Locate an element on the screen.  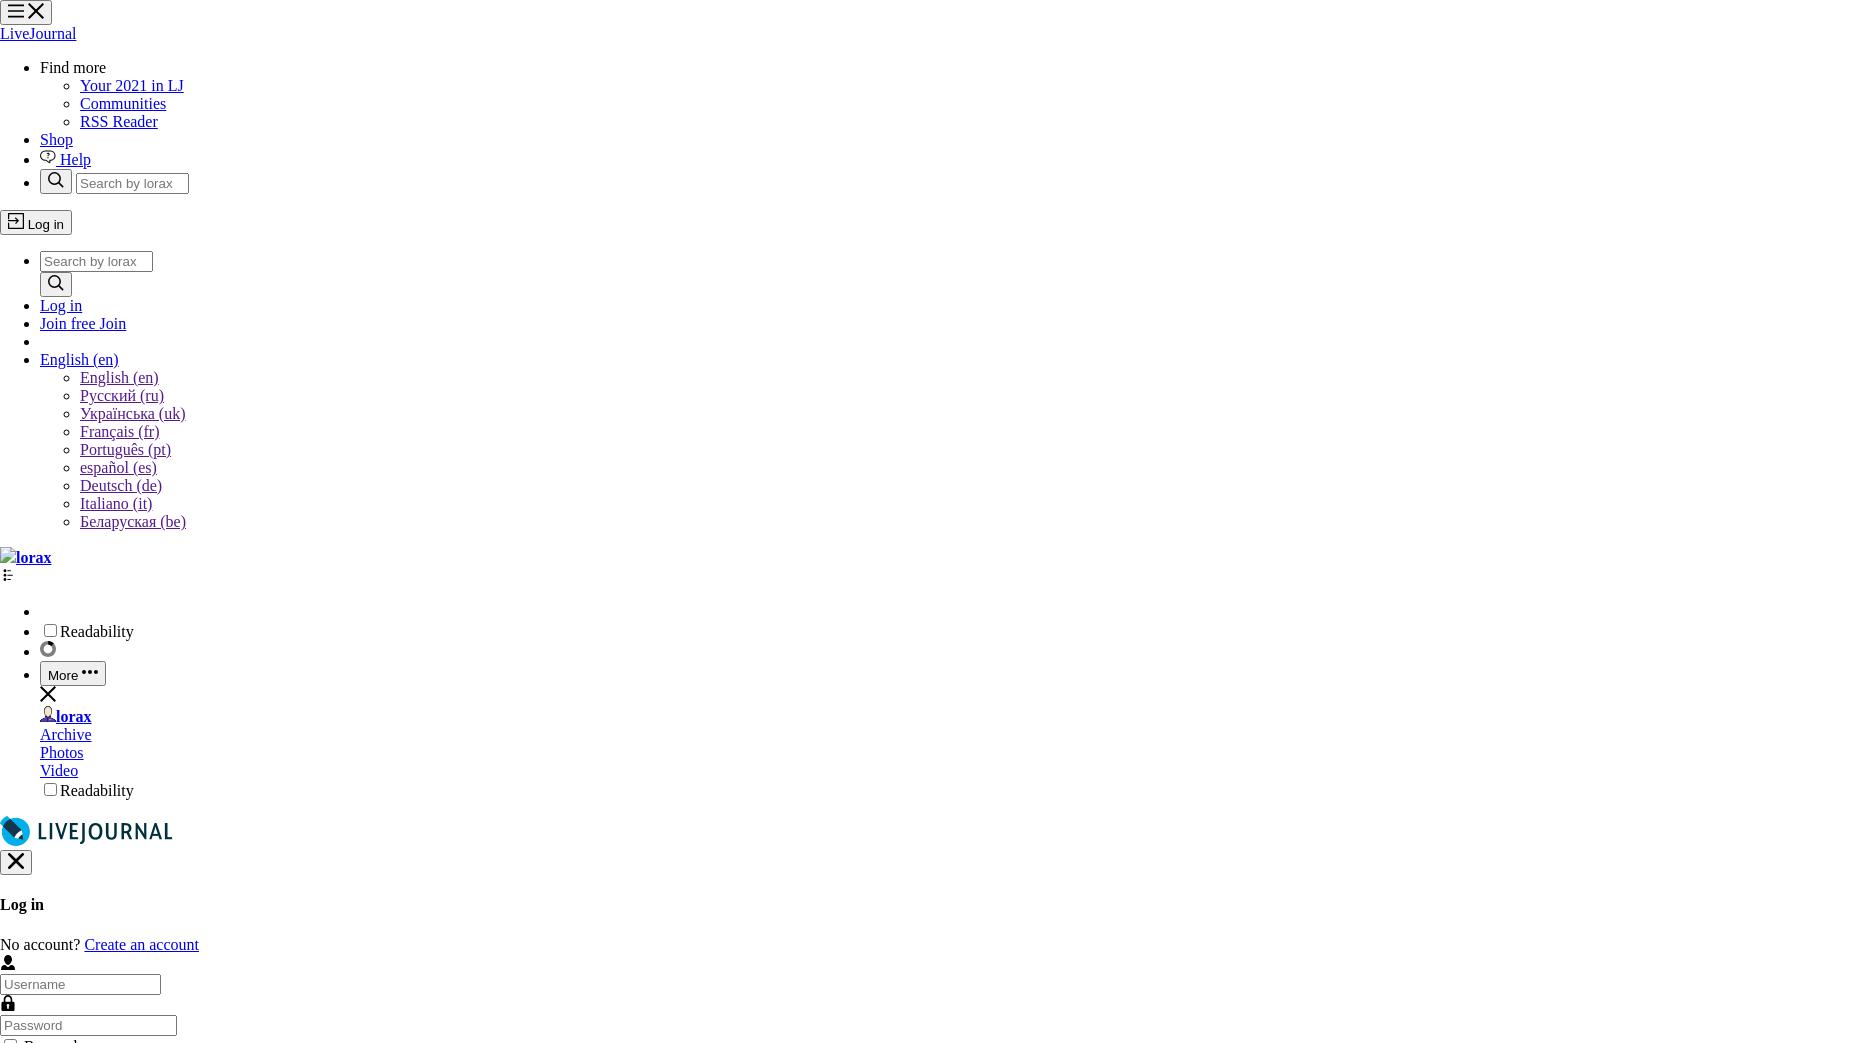
'RSS Reader' is located at coordinates (78, 121).